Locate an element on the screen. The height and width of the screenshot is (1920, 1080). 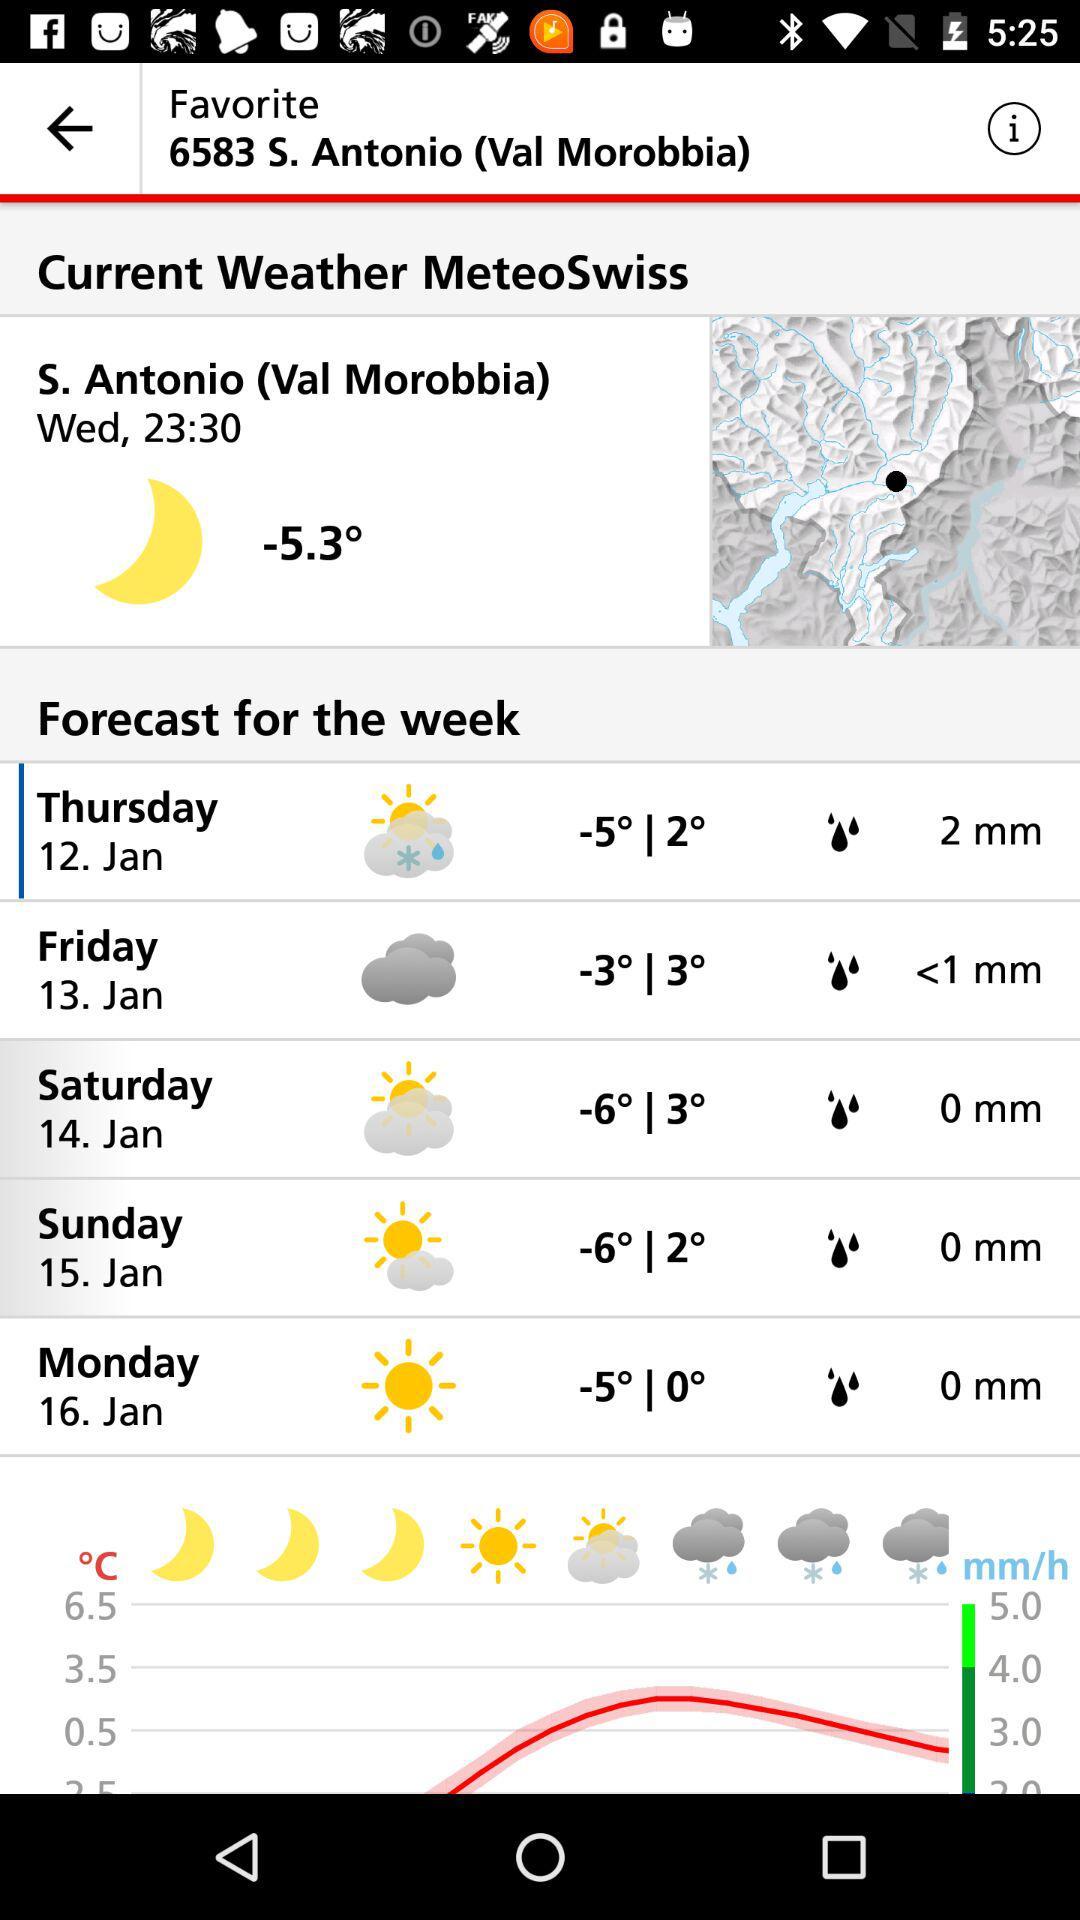
icon next to the favorite icon is located at coordinates (68, 127).